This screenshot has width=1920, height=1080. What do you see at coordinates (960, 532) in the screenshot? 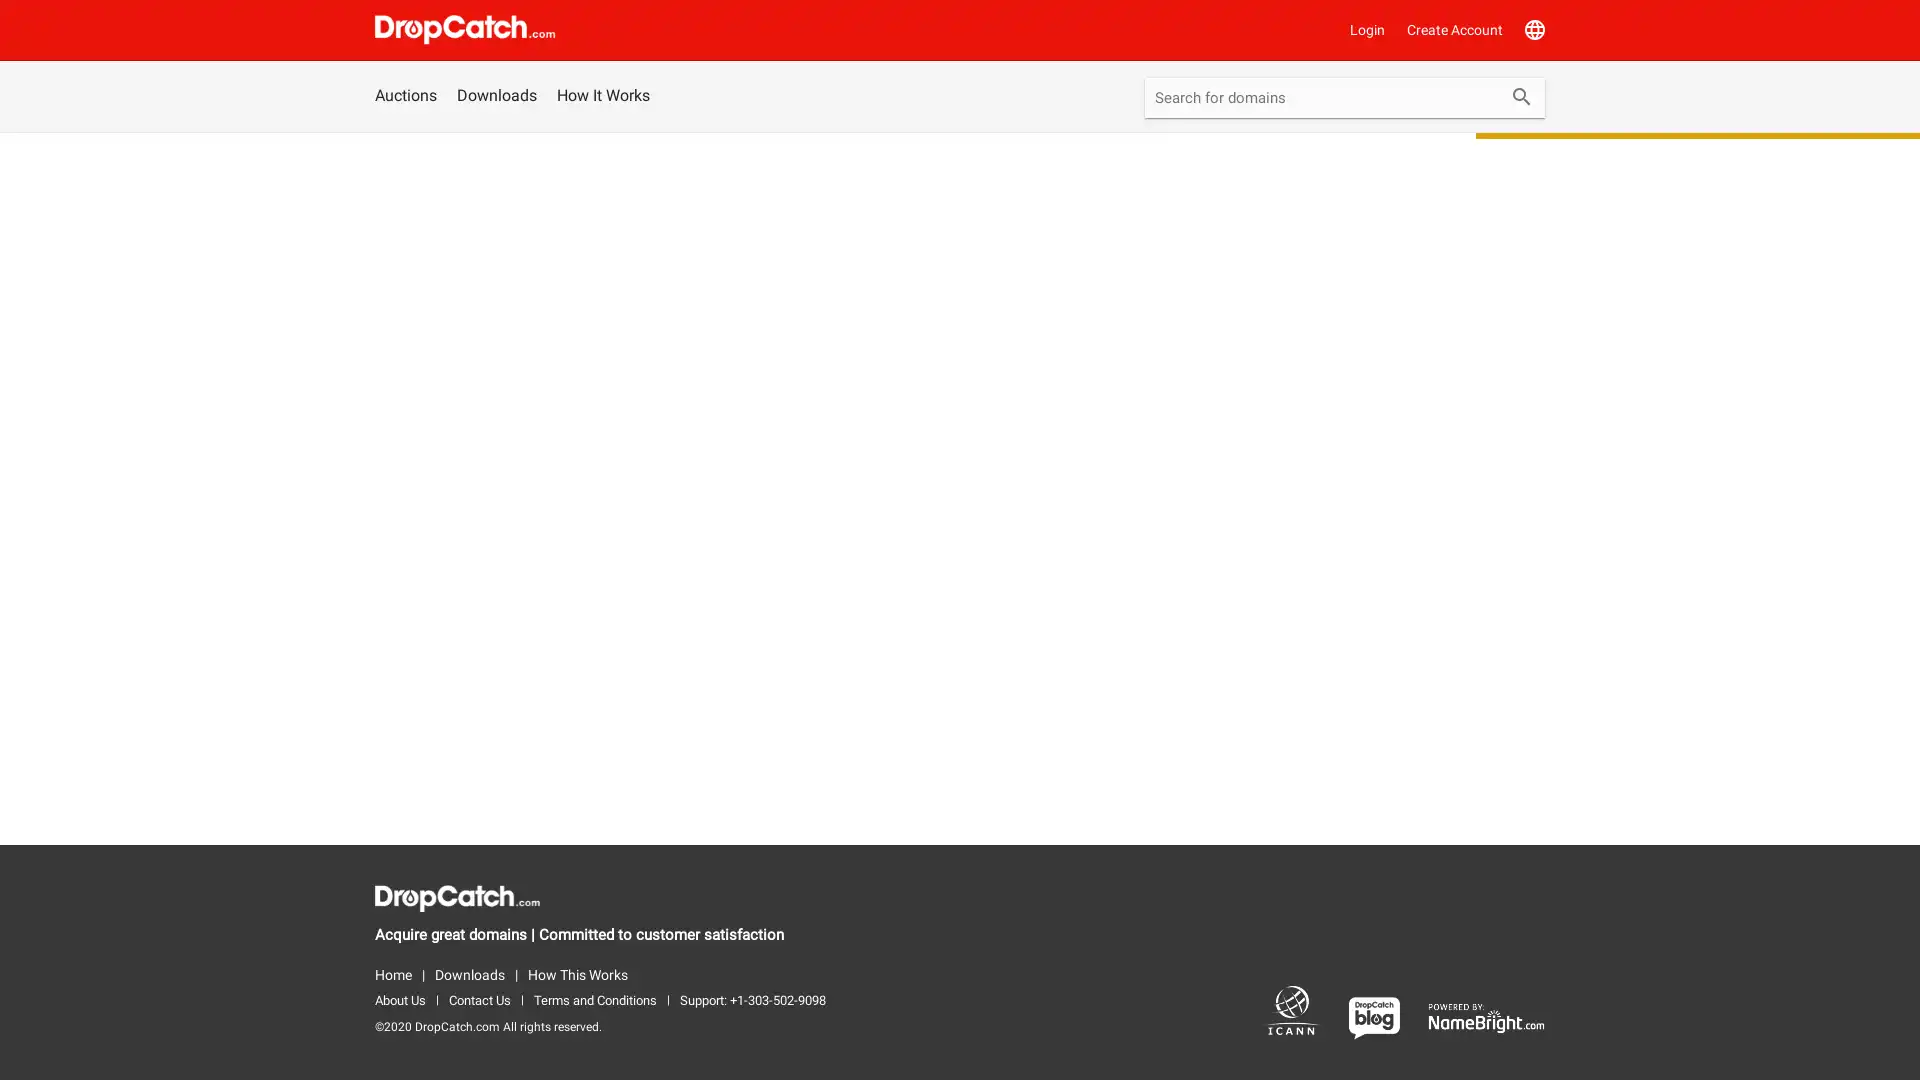
I see `WhoIs Lookup   exit_to_app` at bounding box center [960, 532].